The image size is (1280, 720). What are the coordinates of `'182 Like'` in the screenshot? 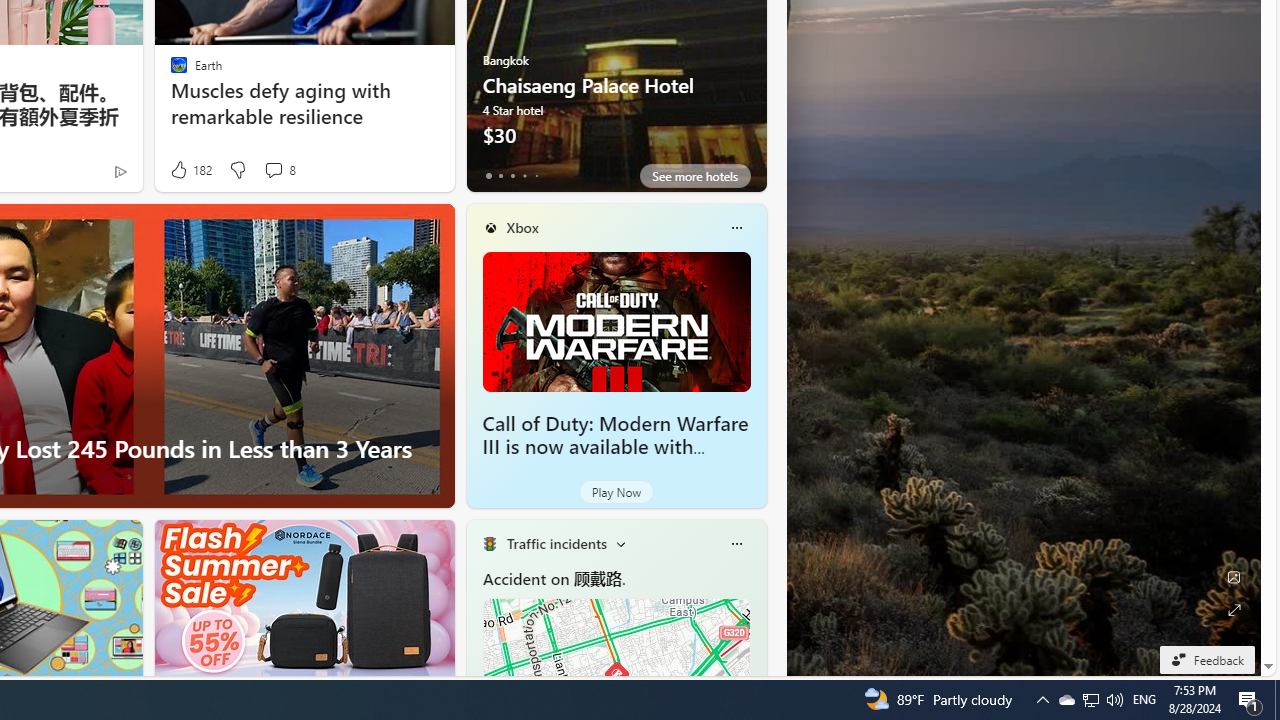 It's located at (190, 169).